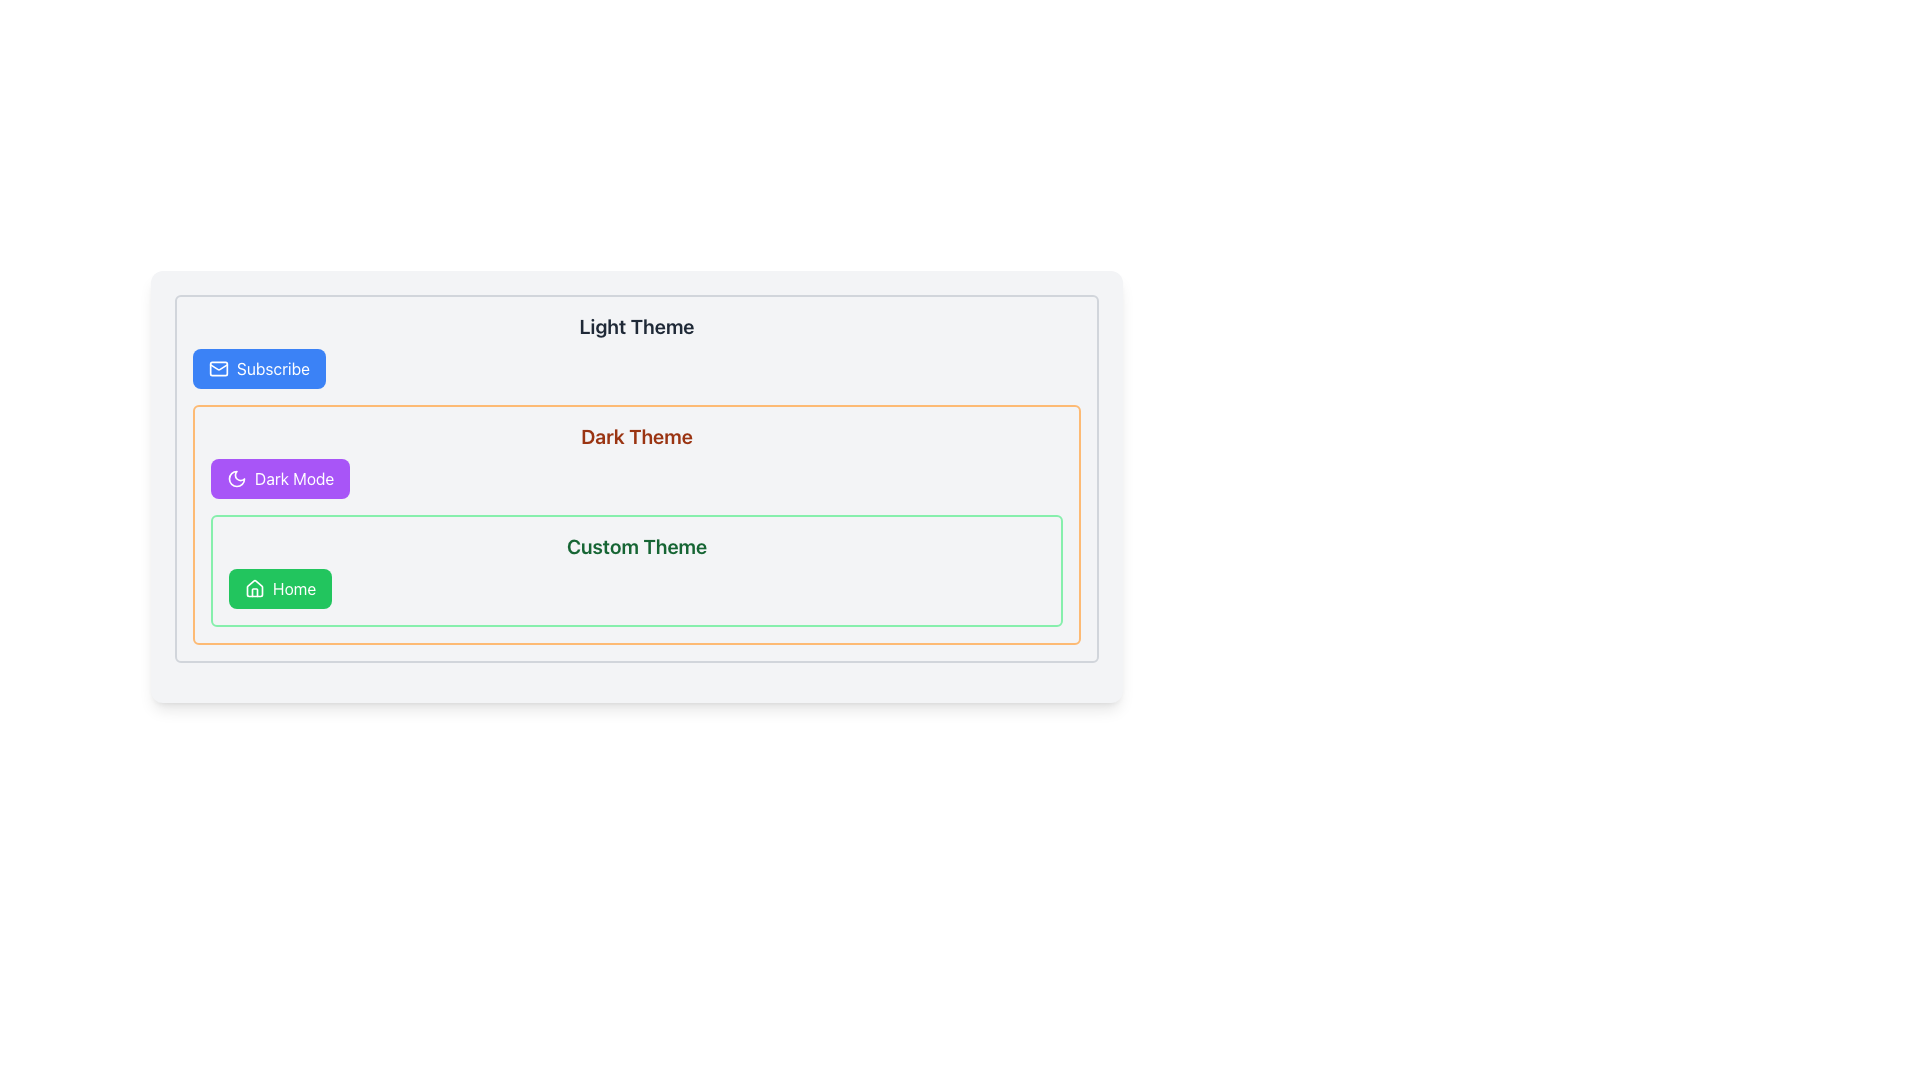 This screenshot has height=1080, width=1920. Describe the element at coordinates (258, 369) in the screenshot. I see `the 'Subscribe' button, which has a light blue background and a white envelope icon, to observe its hover effects` at that location.